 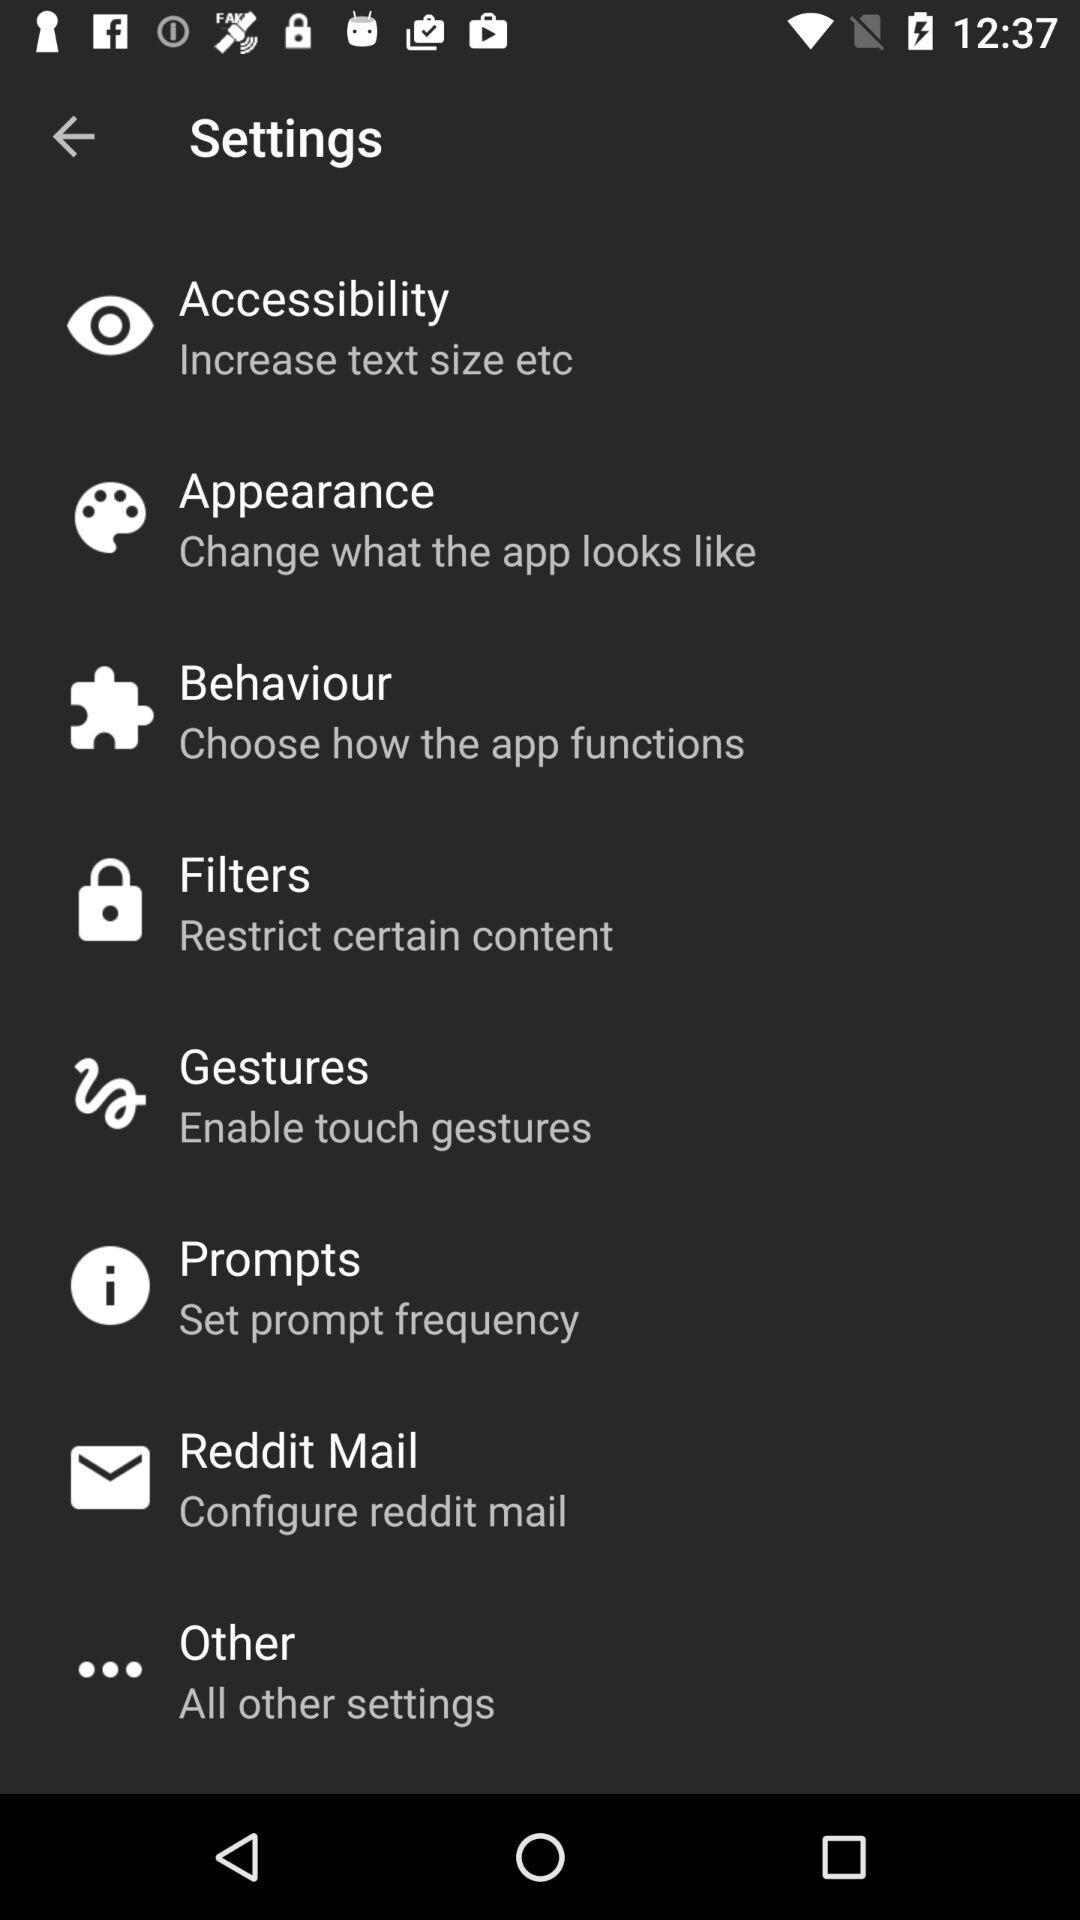 I want to click on app below enable touch gestures item, so click(x=270, y=1256).